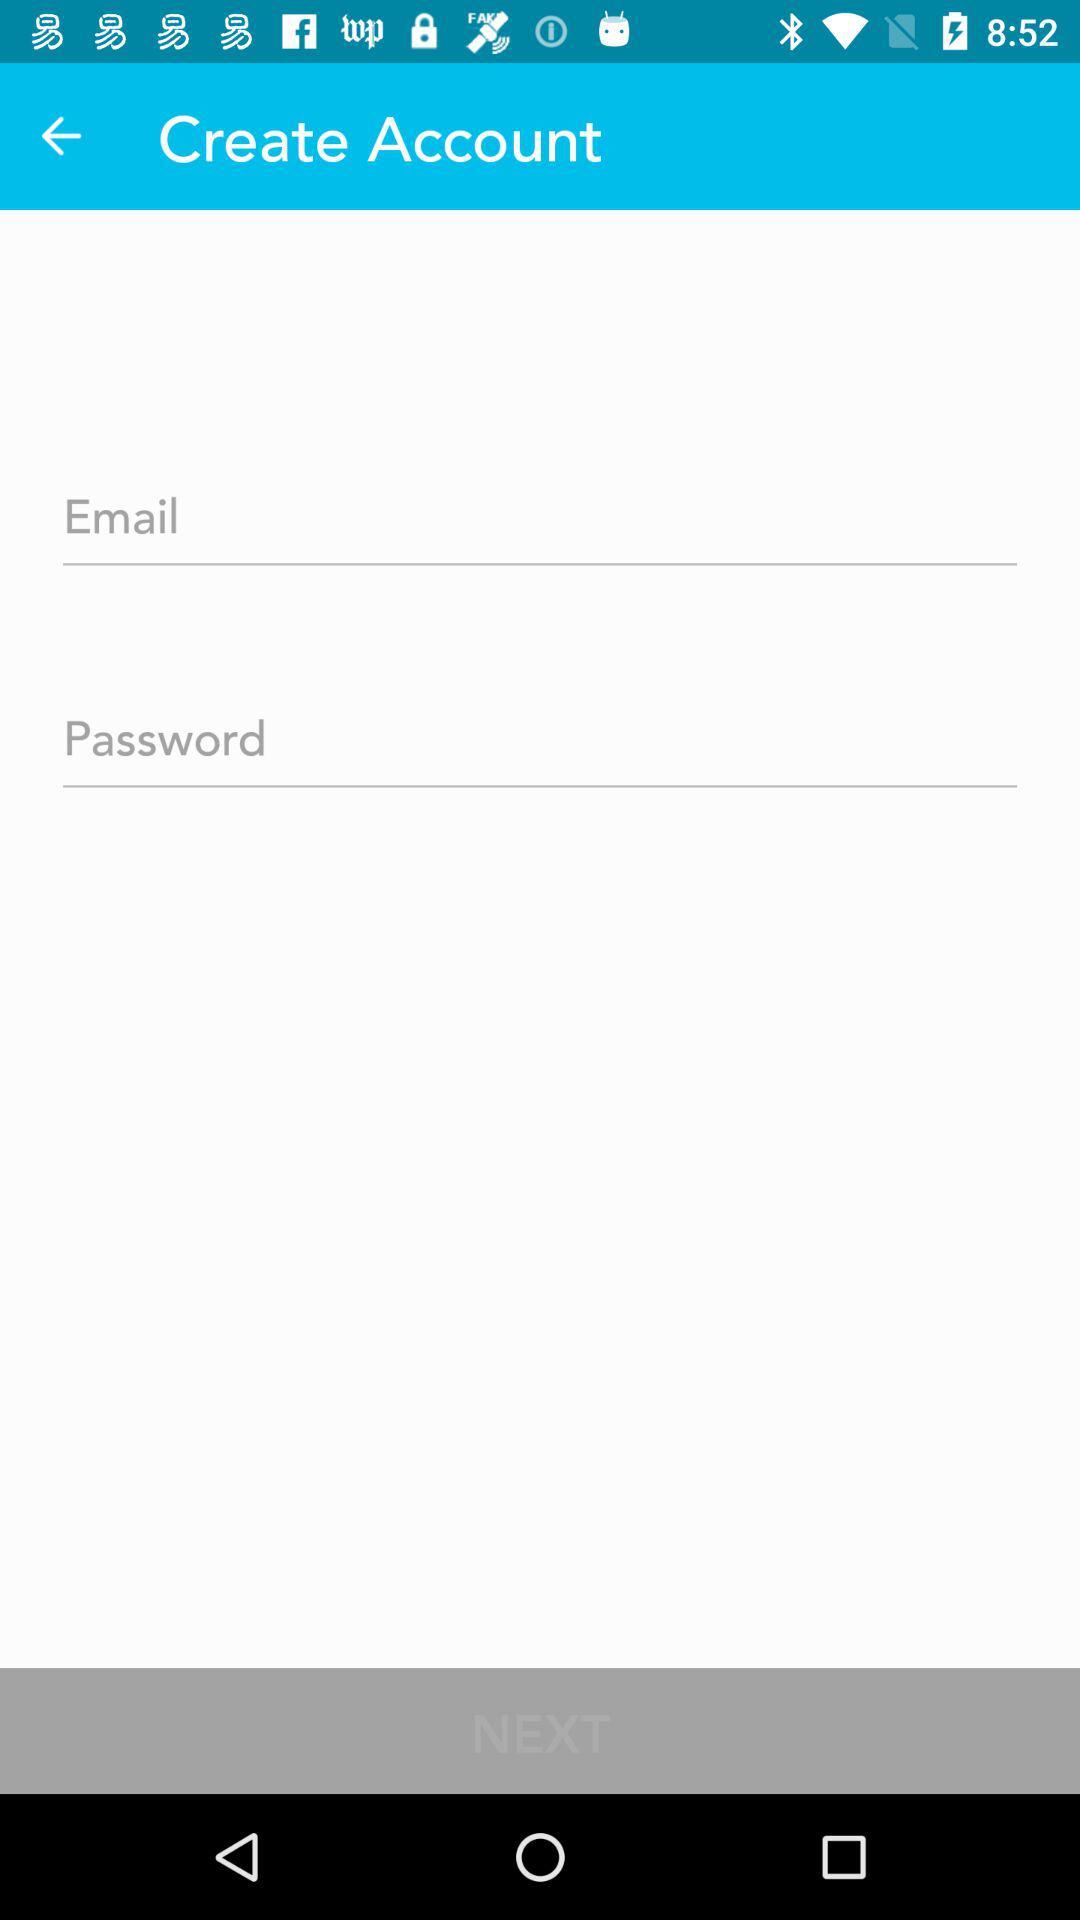 This screenshot has height=1920, width=1080. I want to click on the next item, so click(540, 1730).